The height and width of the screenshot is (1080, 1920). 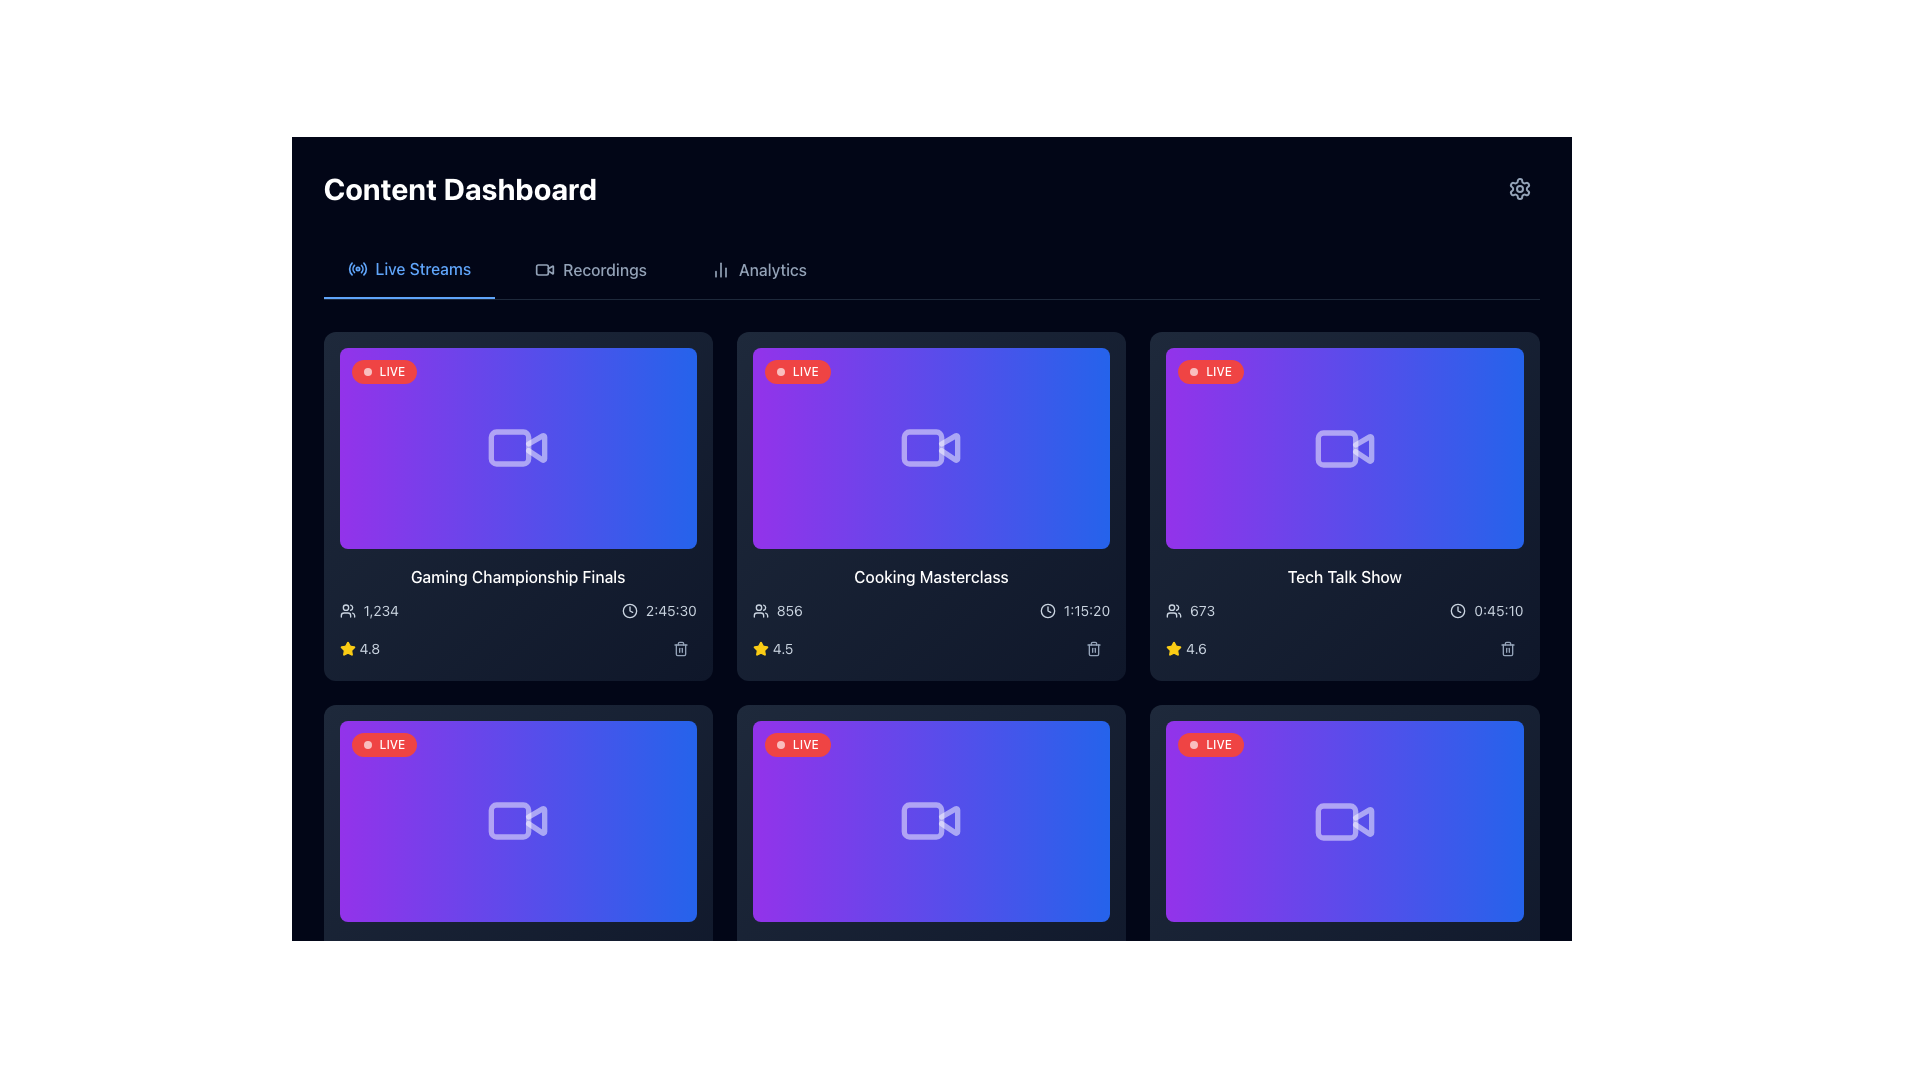 What do you see at coordinates (930, 447) in the screenshot?
I see `the video camera icon located centrally in the second card of the top row in the content grid labeled 'Cooking Masterclass'` at bounding box center [930, 447].